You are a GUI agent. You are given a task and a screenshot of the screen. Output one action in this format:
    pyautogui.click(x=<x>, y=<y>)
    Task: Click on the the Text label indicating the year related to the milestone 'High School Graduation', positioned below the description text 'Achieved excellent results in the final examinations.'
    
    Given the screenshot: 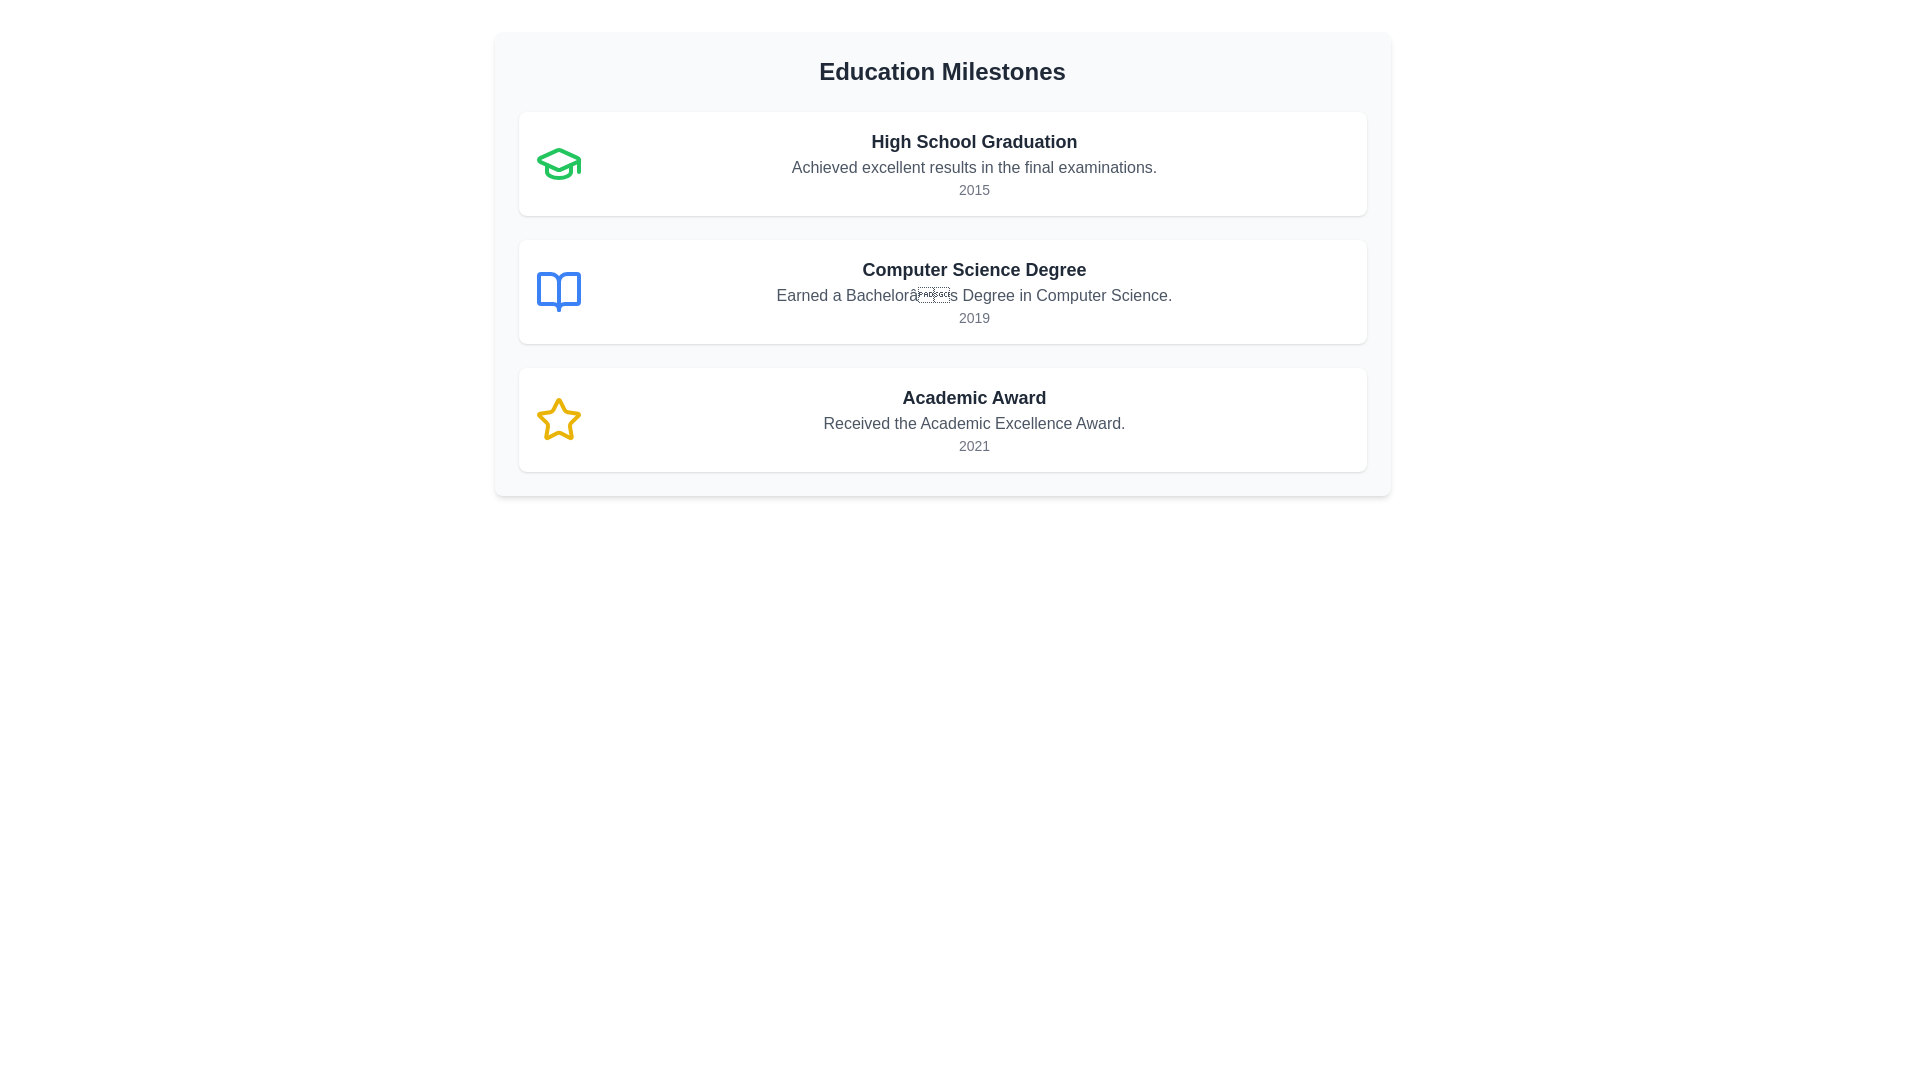 What is the action you would take?
    pyautogui.click(x=974, y=189)
    